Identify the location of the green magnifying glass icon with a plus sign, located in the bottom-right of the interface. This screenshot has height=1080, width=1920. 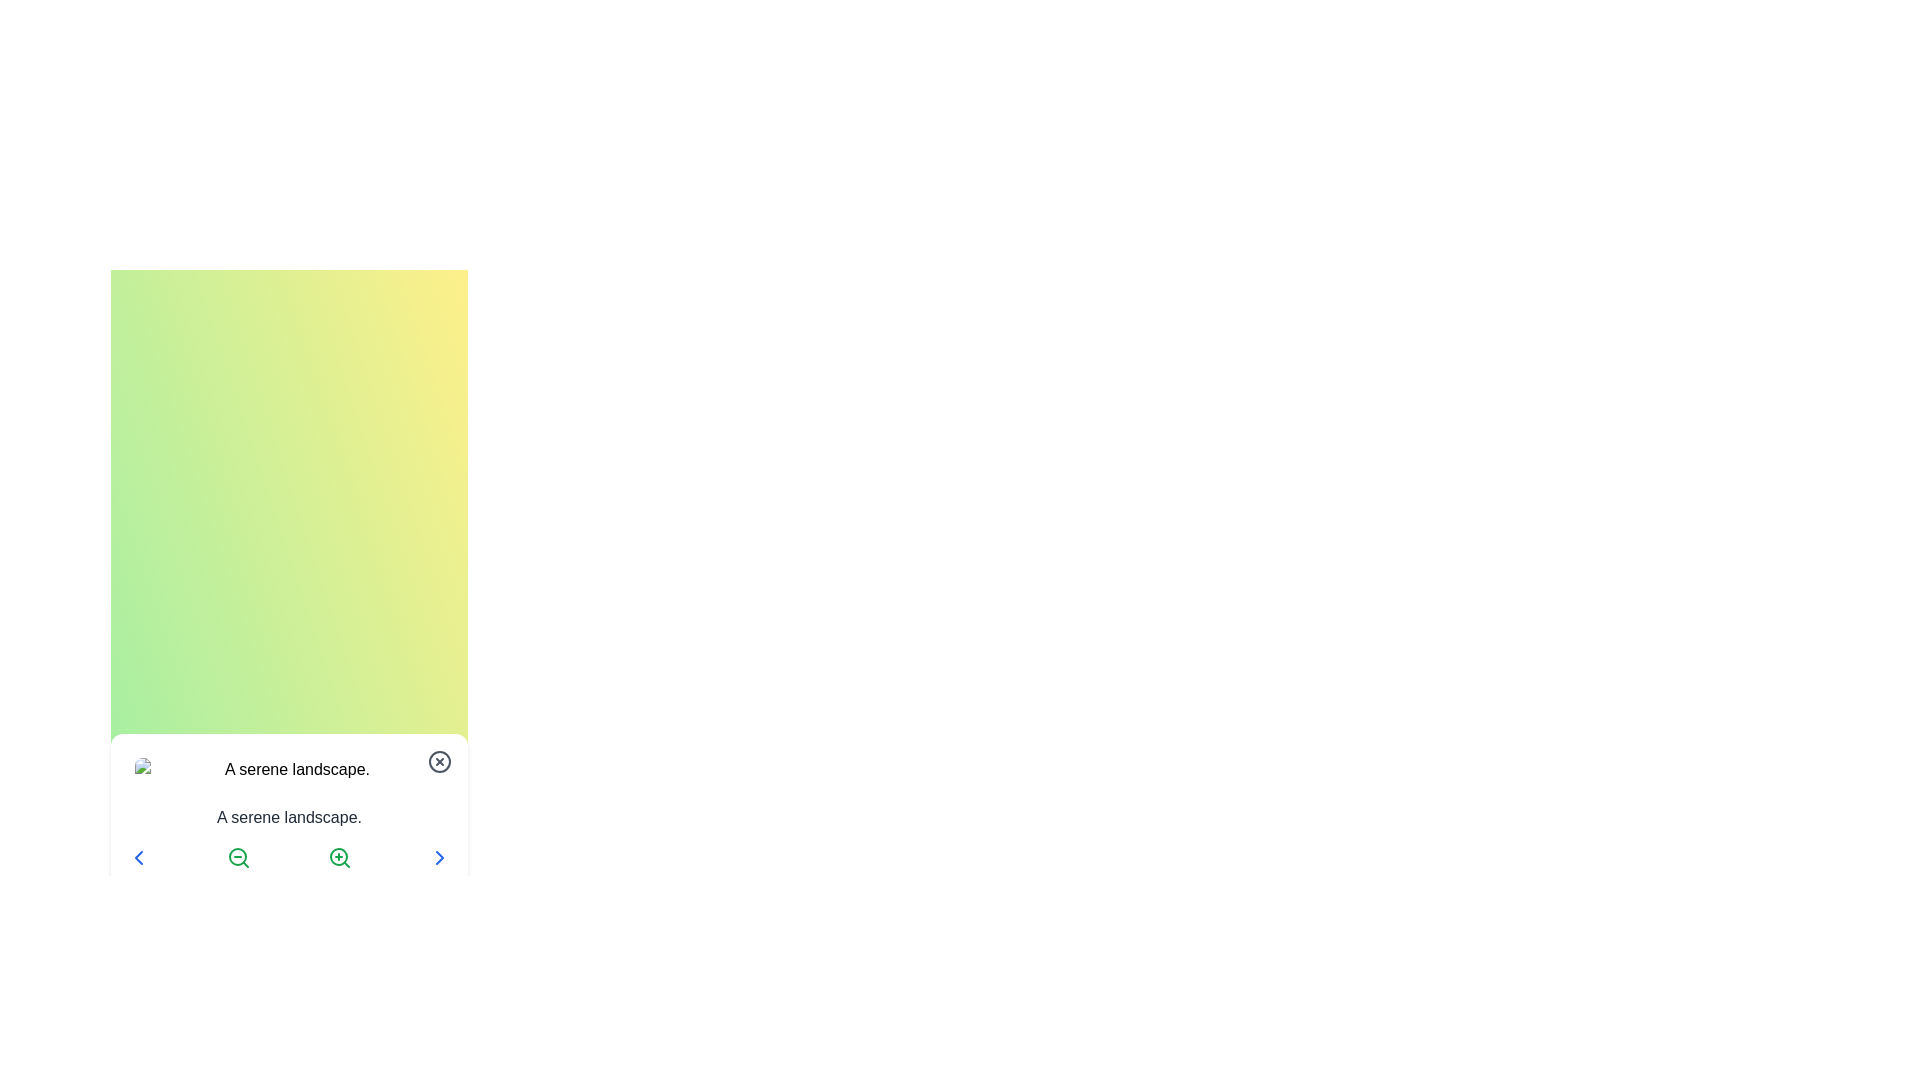
(339, 856).